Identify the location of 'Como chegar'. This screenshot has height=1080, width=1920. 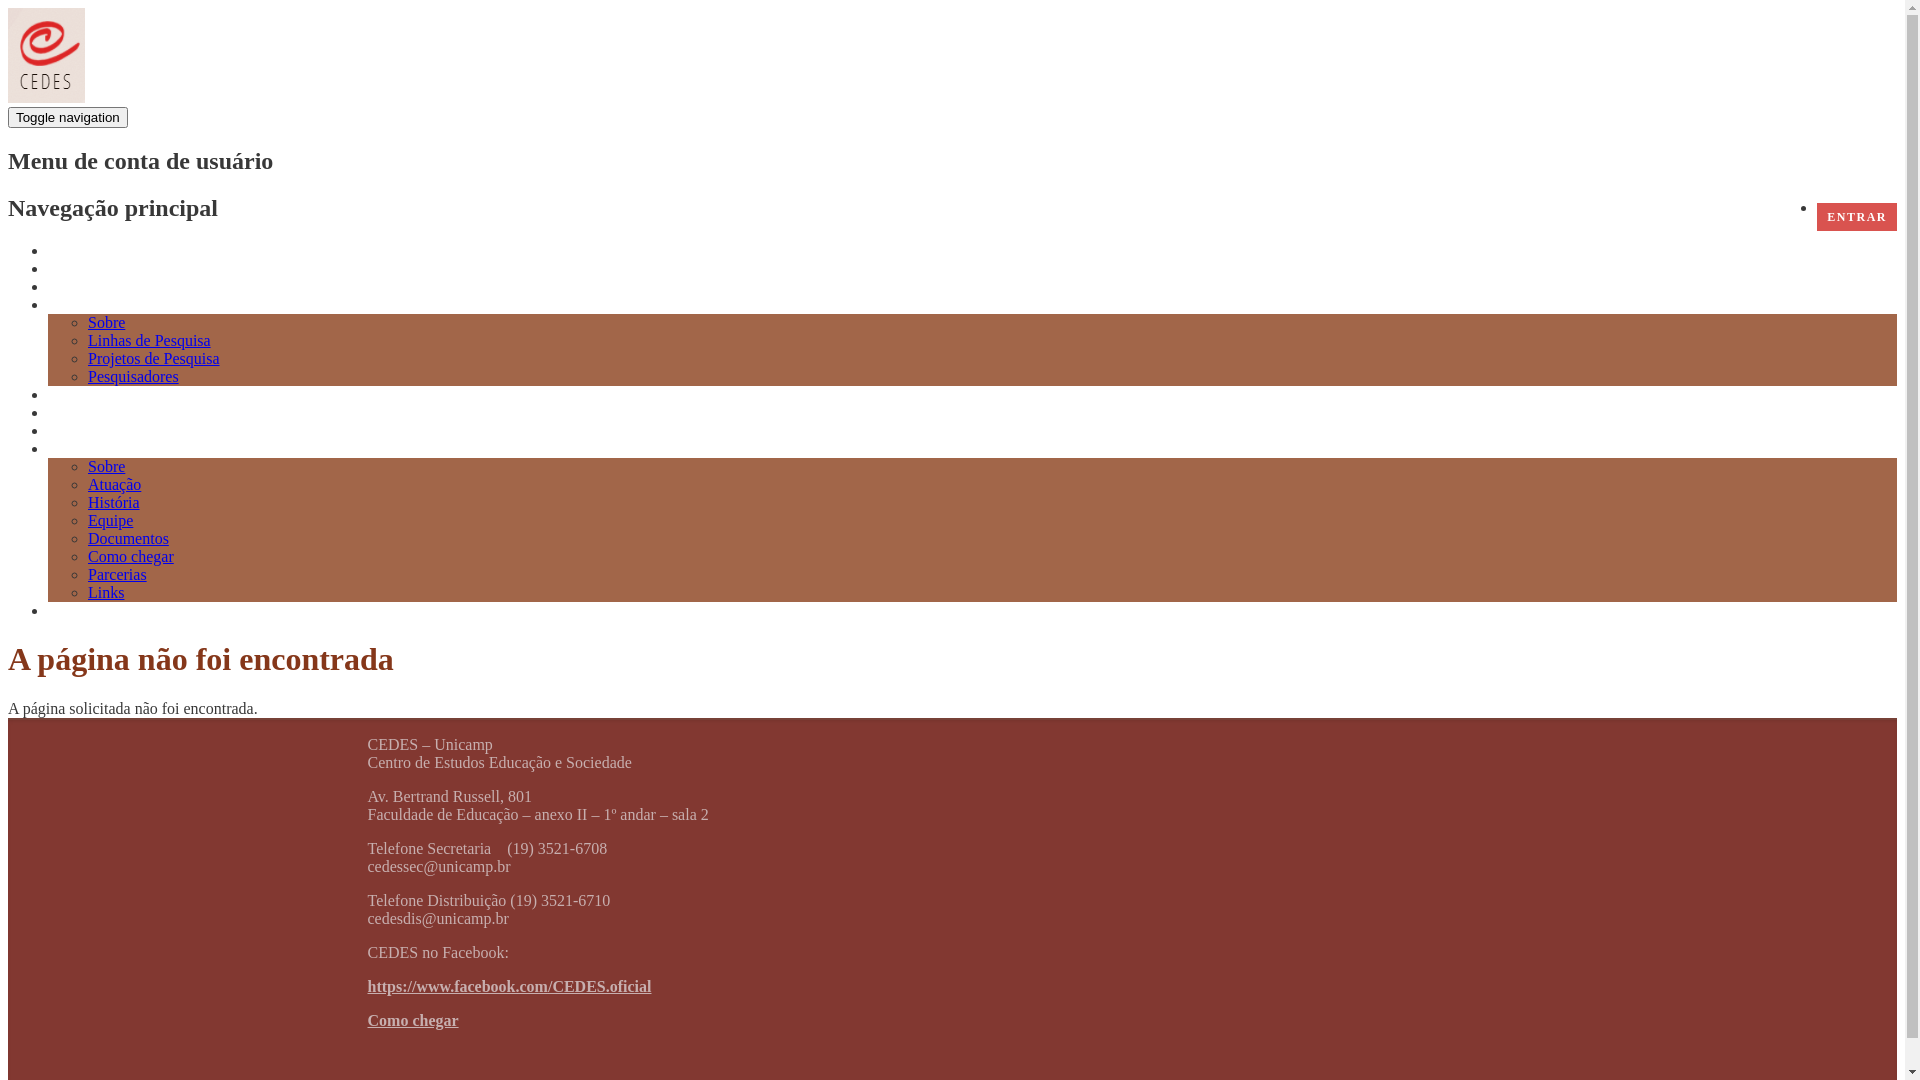
(412, 1020).